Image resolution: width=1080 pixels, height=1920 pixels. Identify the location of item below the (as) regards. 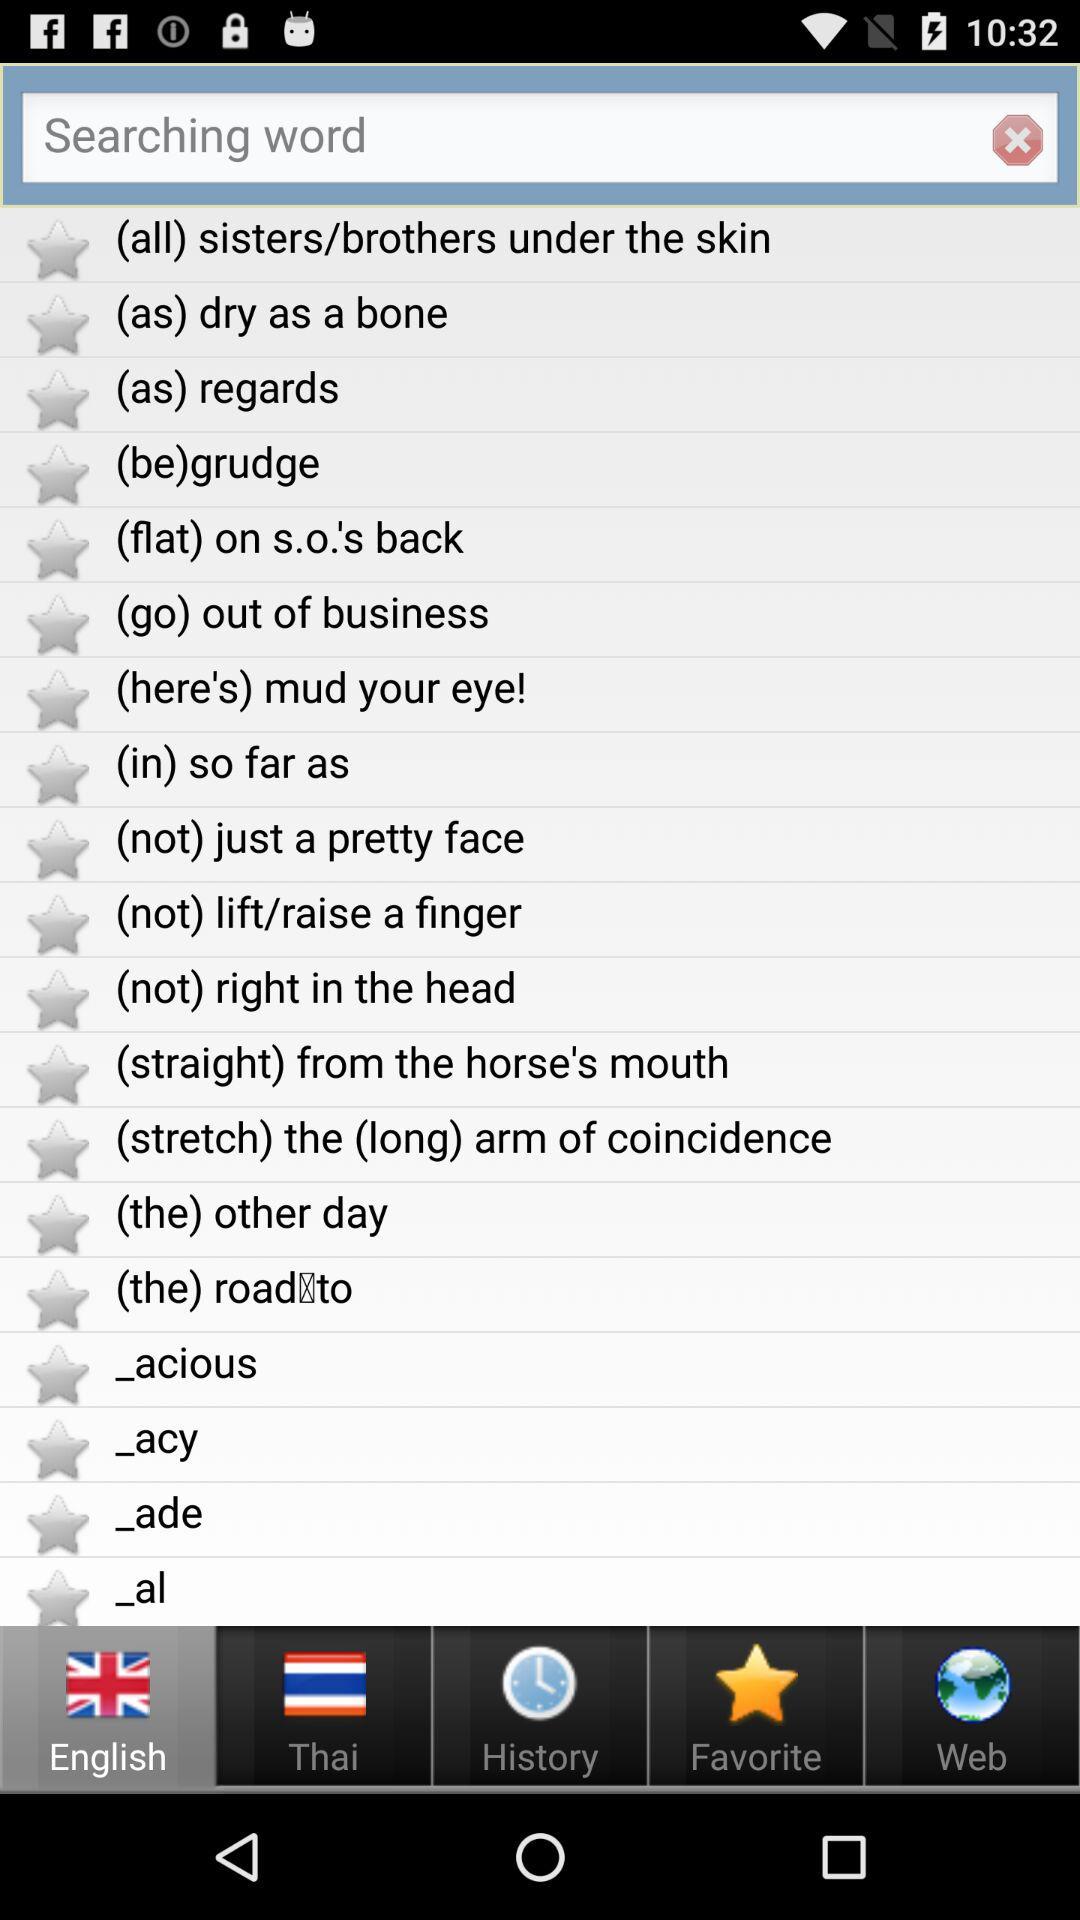
(596, 460).